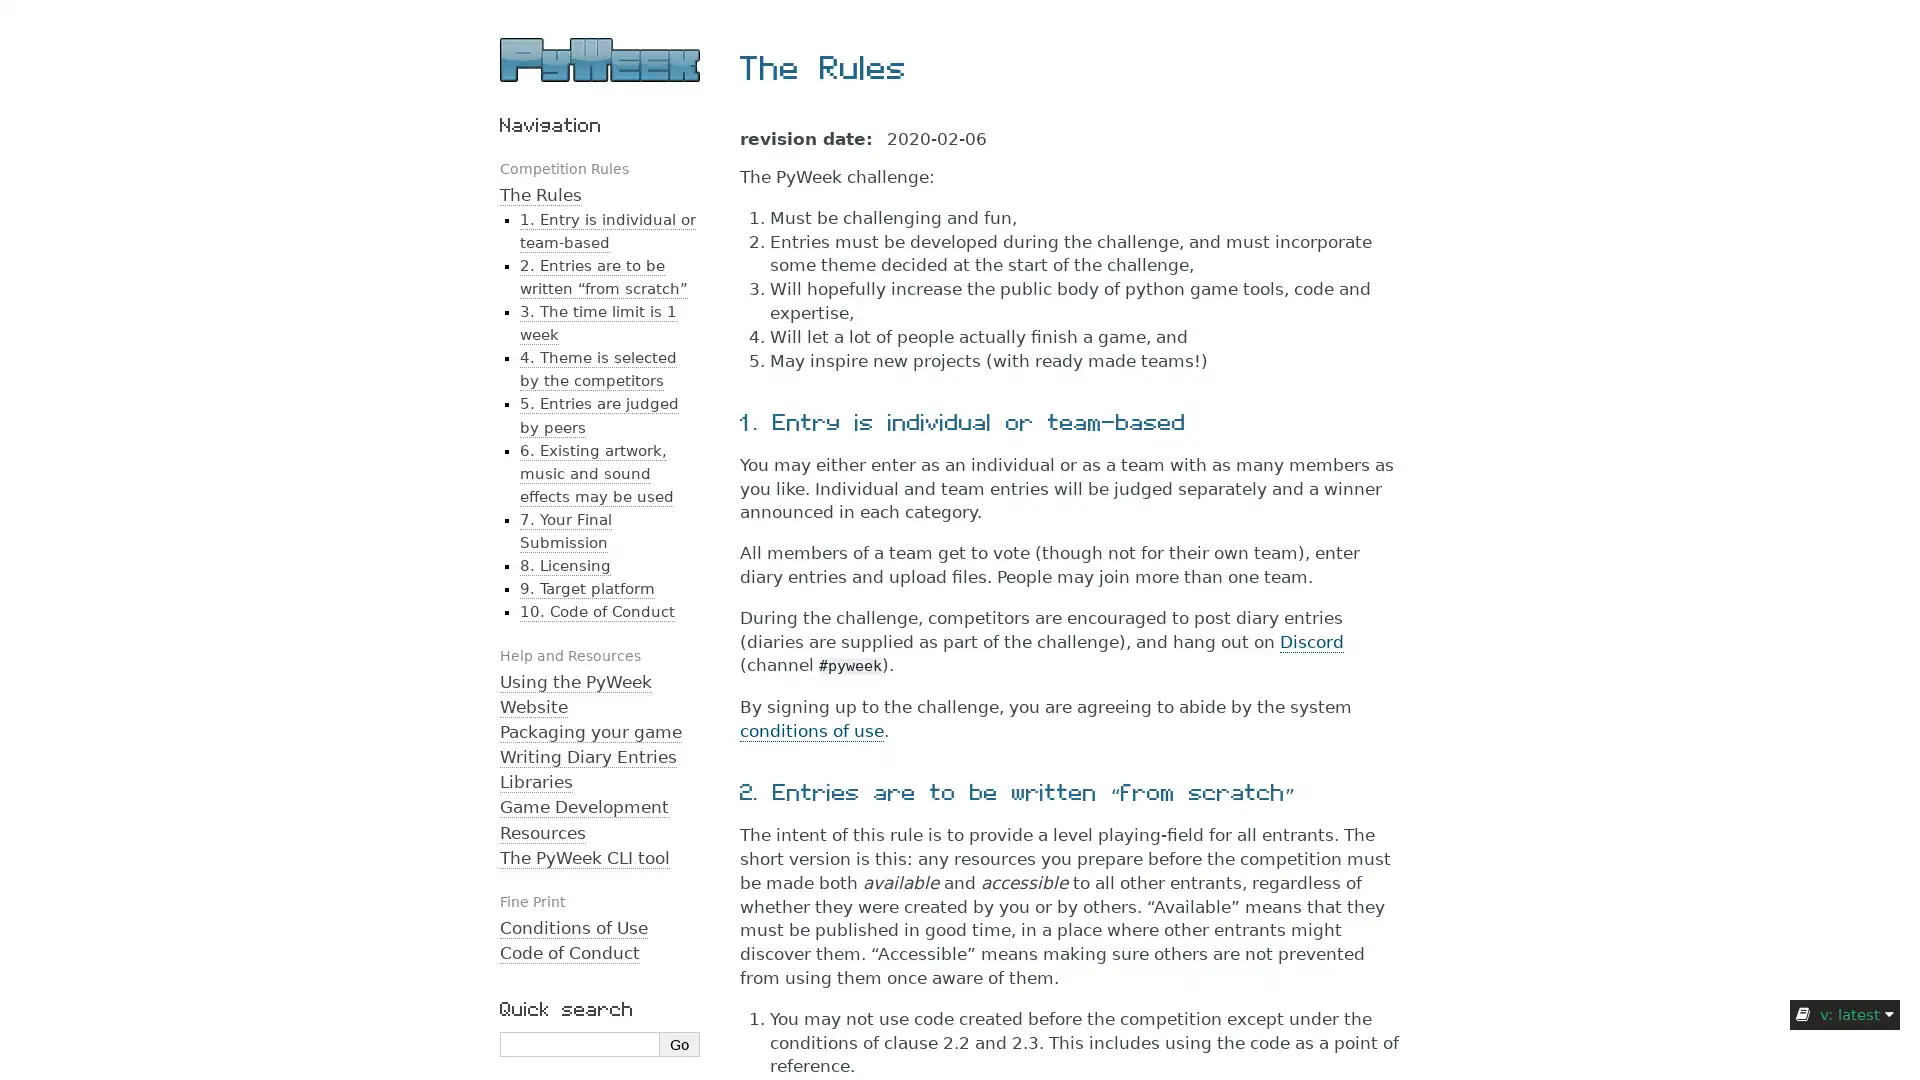 This screenshot has width=1920, height=1080. What do you see at coordinates (680, 1043) in the screenshot?
I see `Go` at bounding box center [680, 1043].